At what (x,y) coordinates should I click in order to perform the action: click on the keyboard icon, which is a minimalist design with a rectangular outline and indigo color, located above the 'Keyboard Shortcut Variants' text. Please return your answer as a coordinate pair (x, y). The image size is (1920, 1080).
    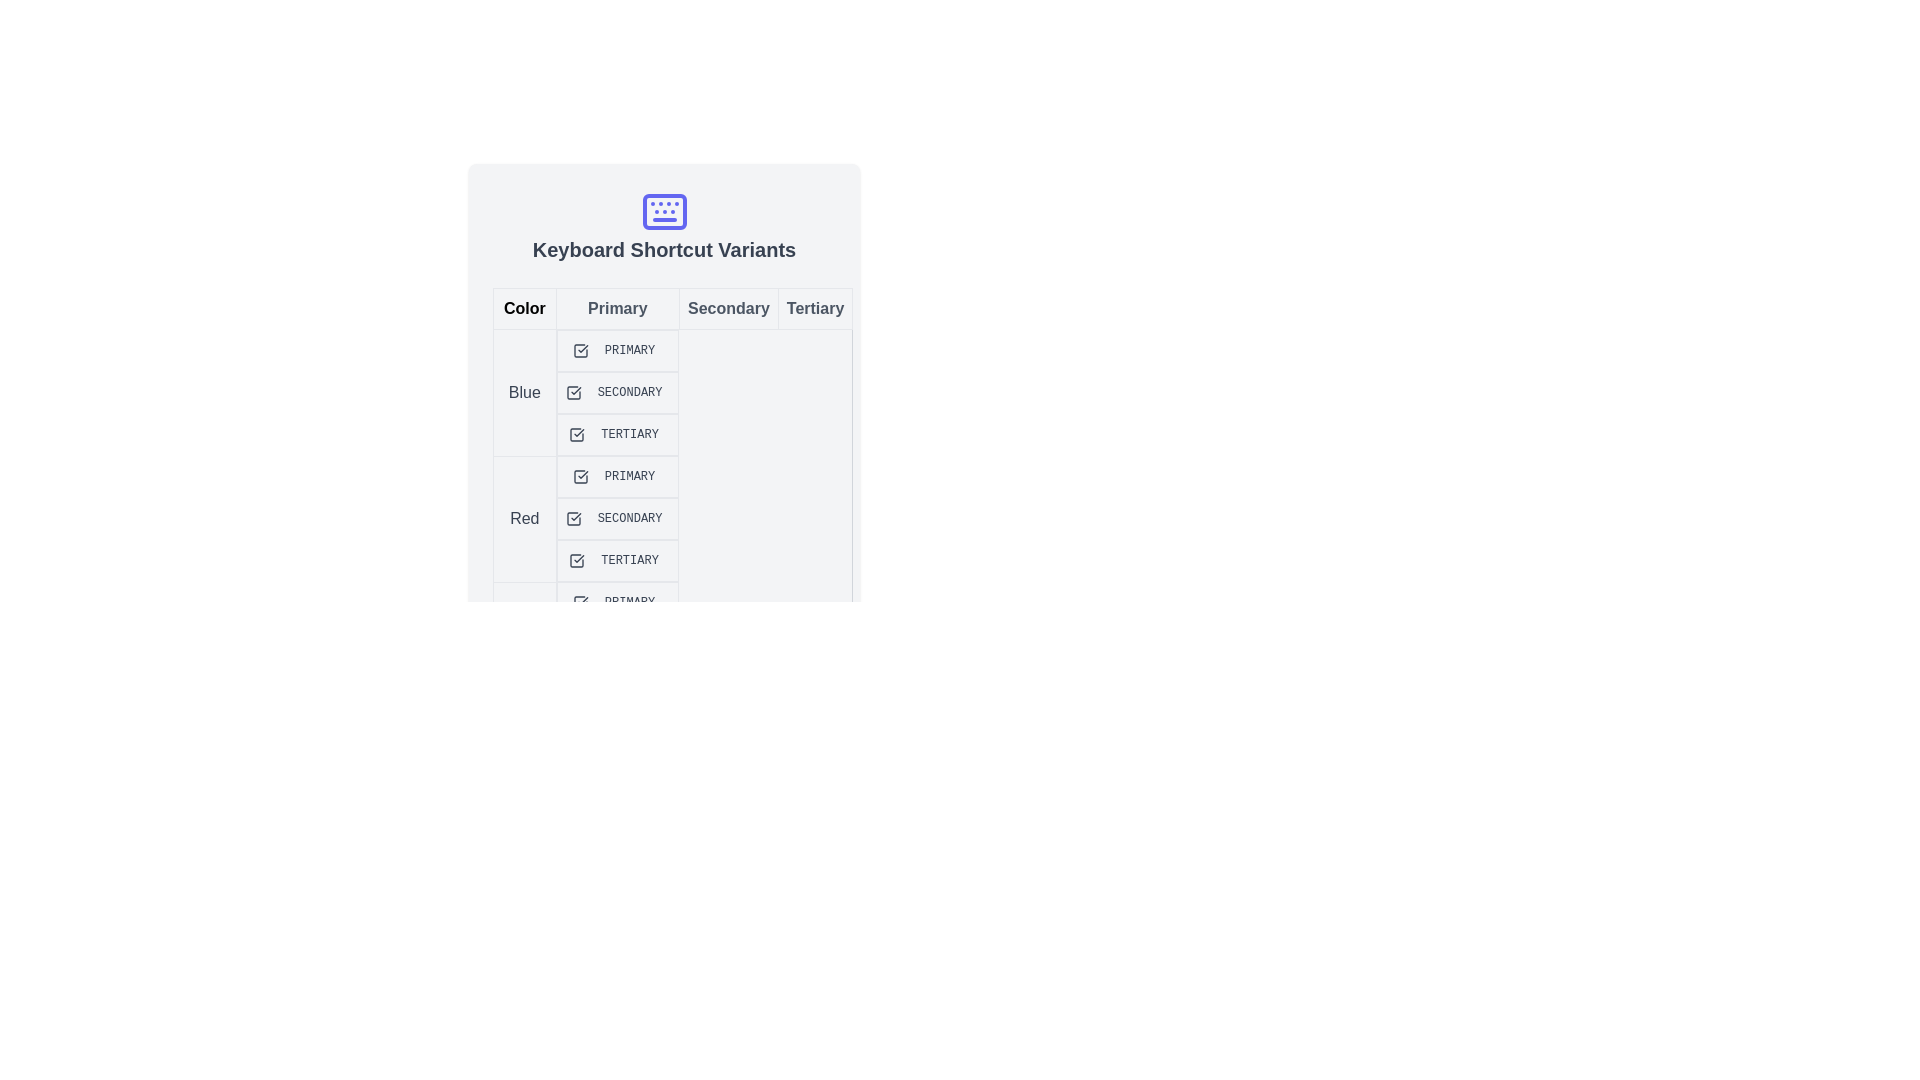
    Looking at the image, I should click on (664, 212).